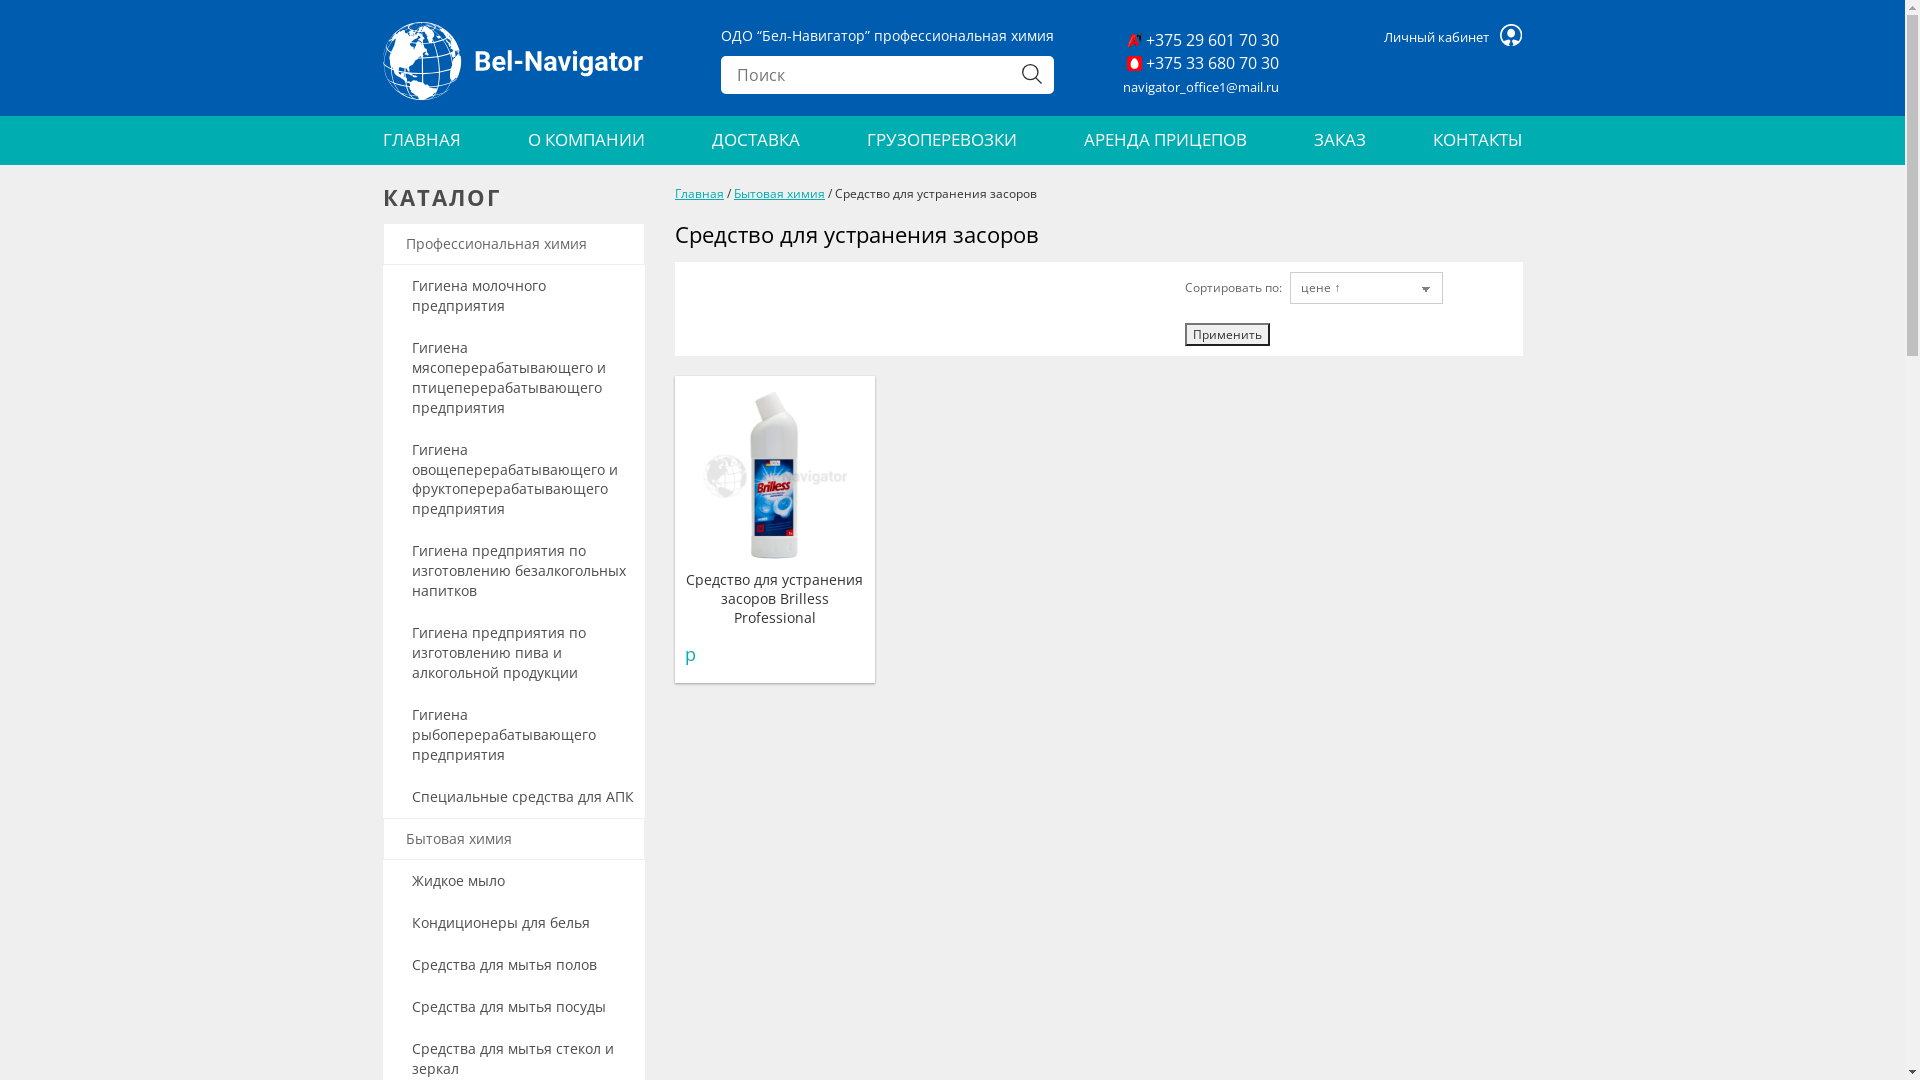 This screenshot has height=1080, width=1920. I want to click on '+375 33 680 70 30', so click(1202, 62).